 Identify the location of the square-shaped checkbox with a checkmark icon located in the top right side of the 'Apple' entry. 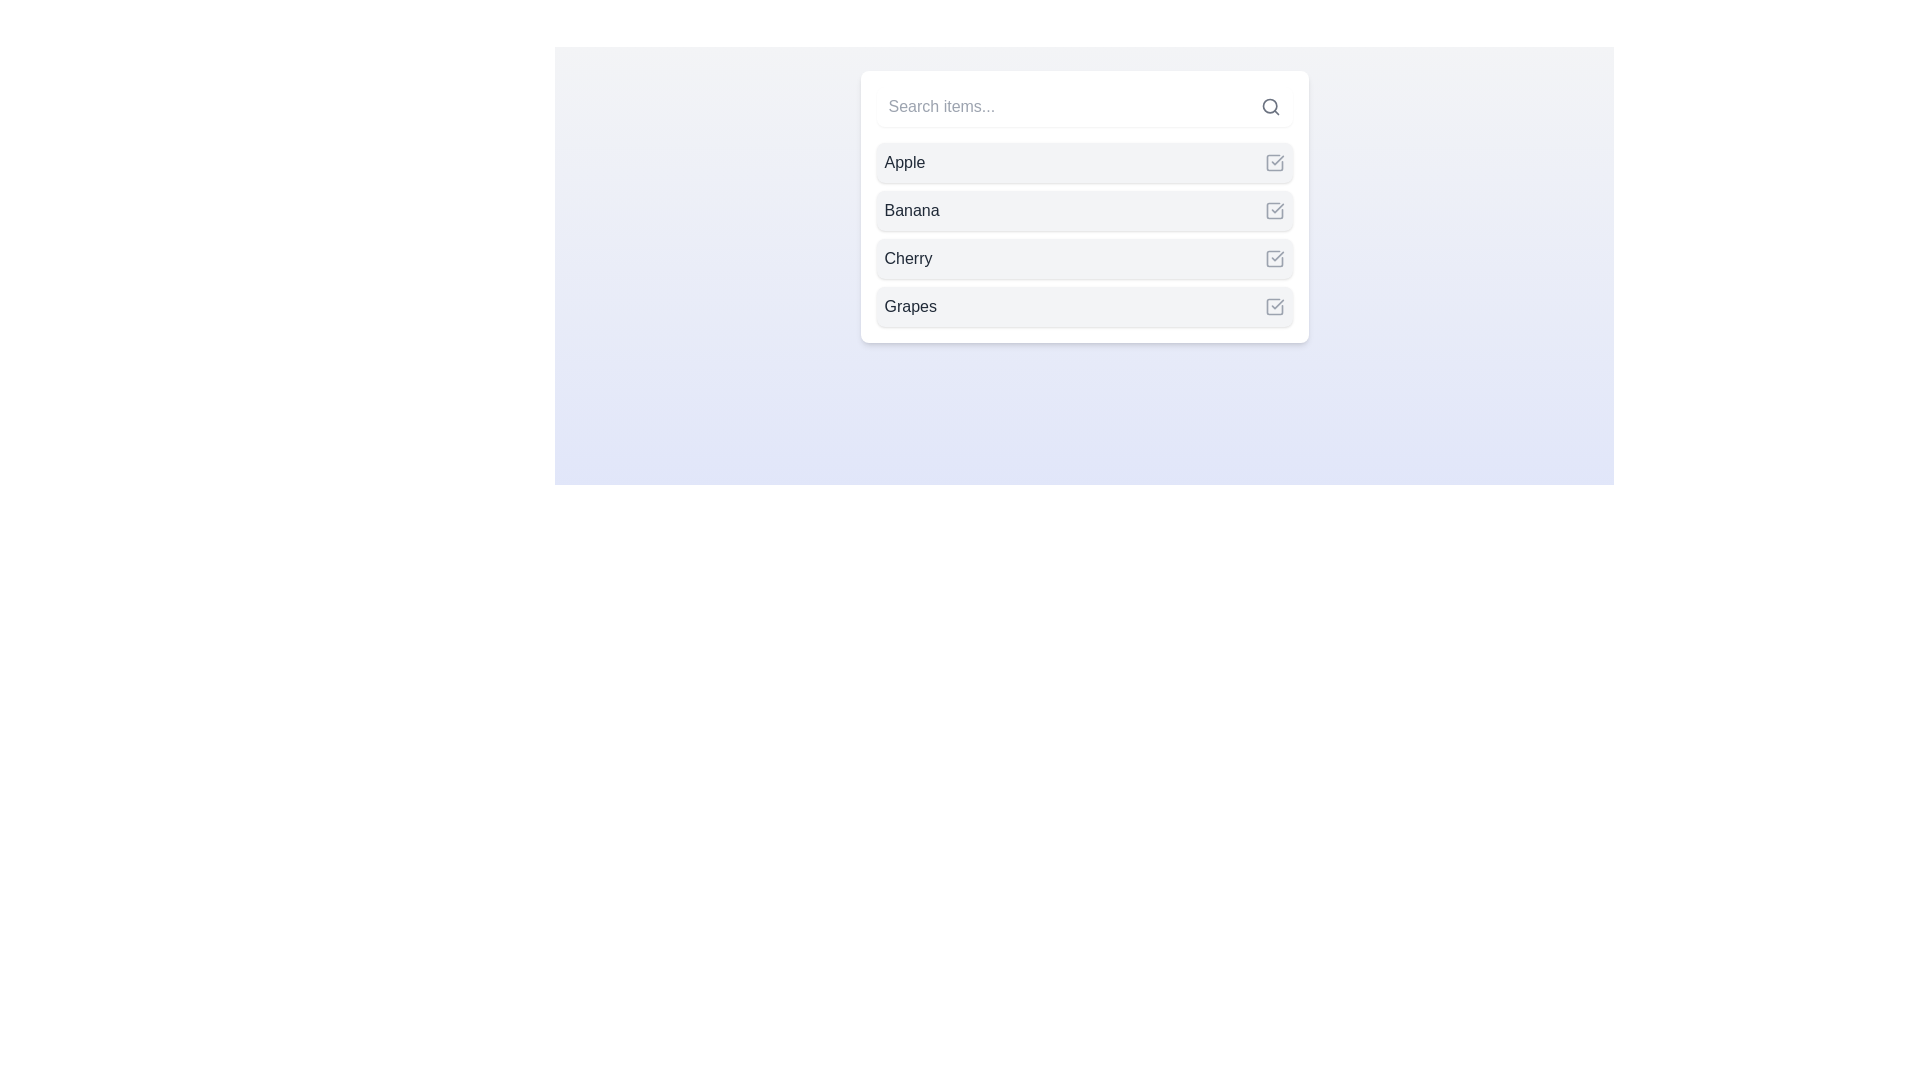
(1273, 161).